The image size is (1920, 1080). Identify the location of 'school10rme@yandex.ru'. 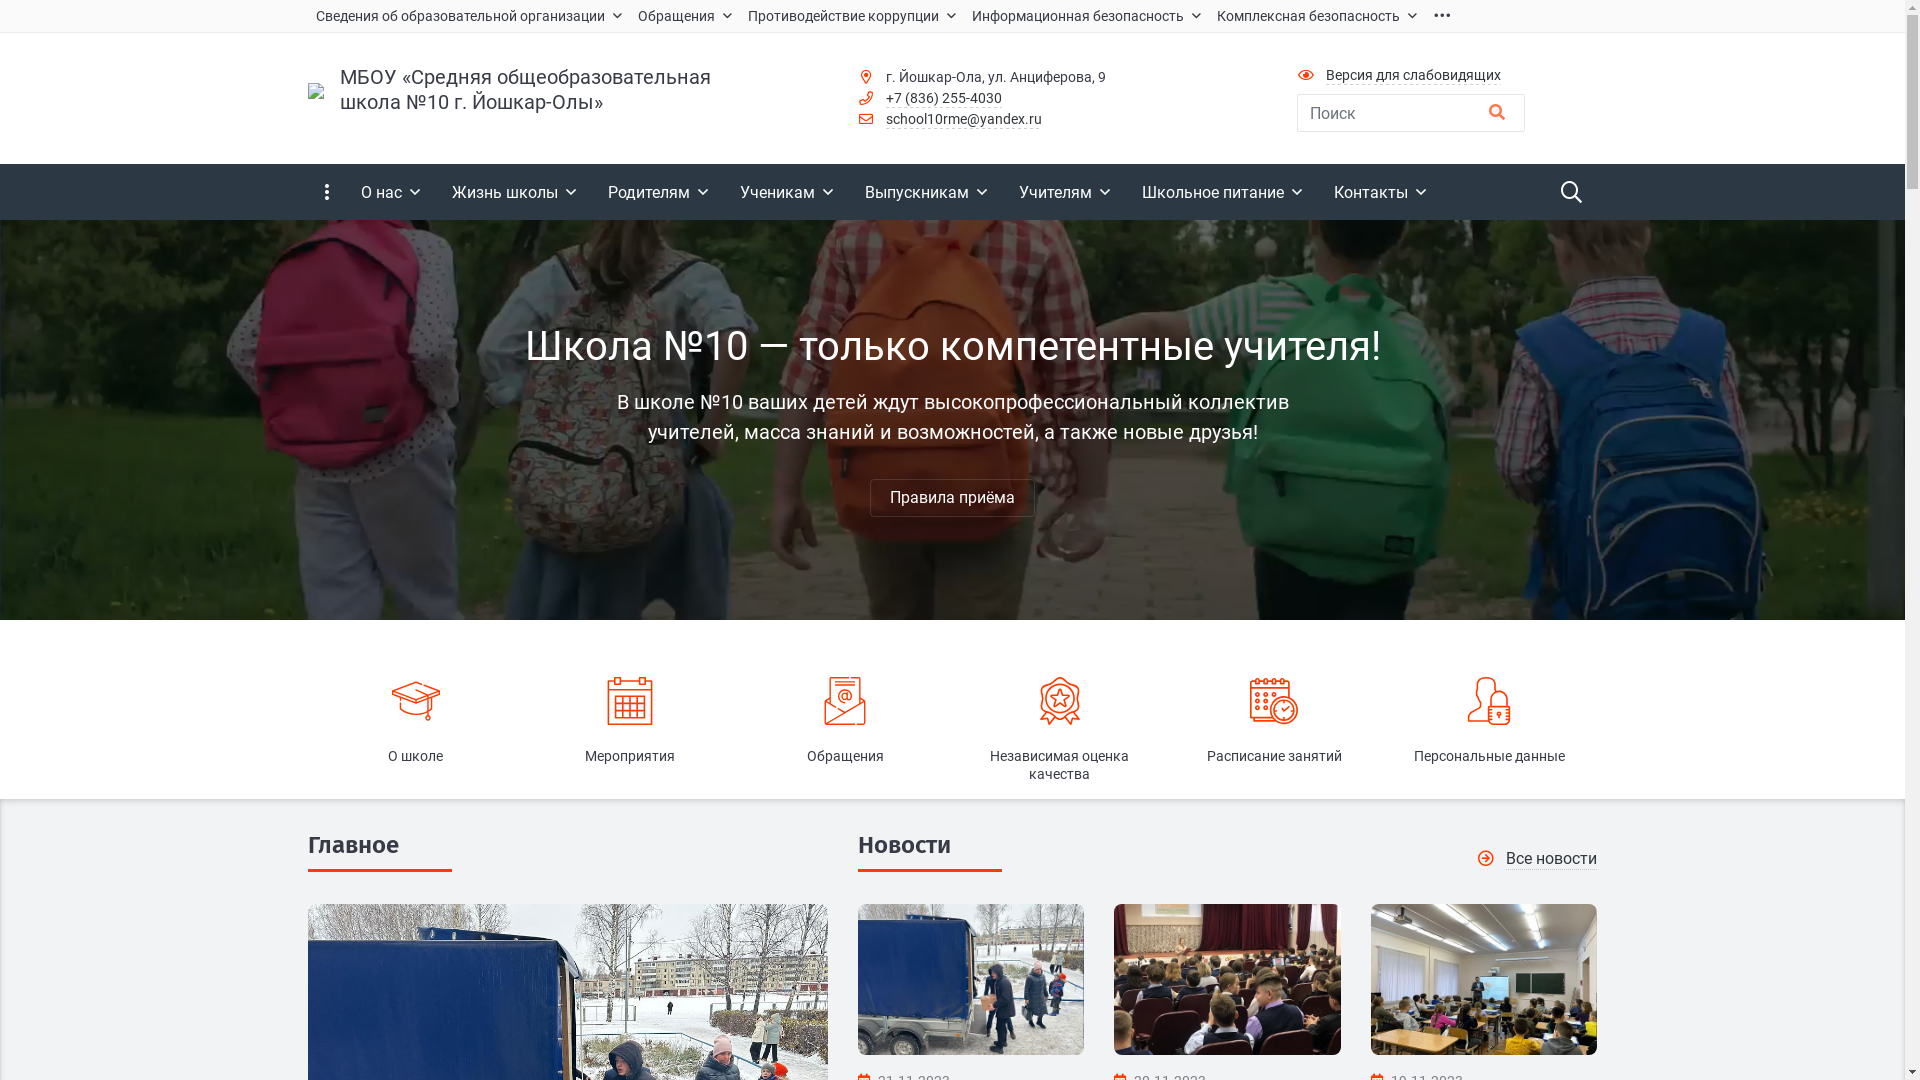
(885, 119).